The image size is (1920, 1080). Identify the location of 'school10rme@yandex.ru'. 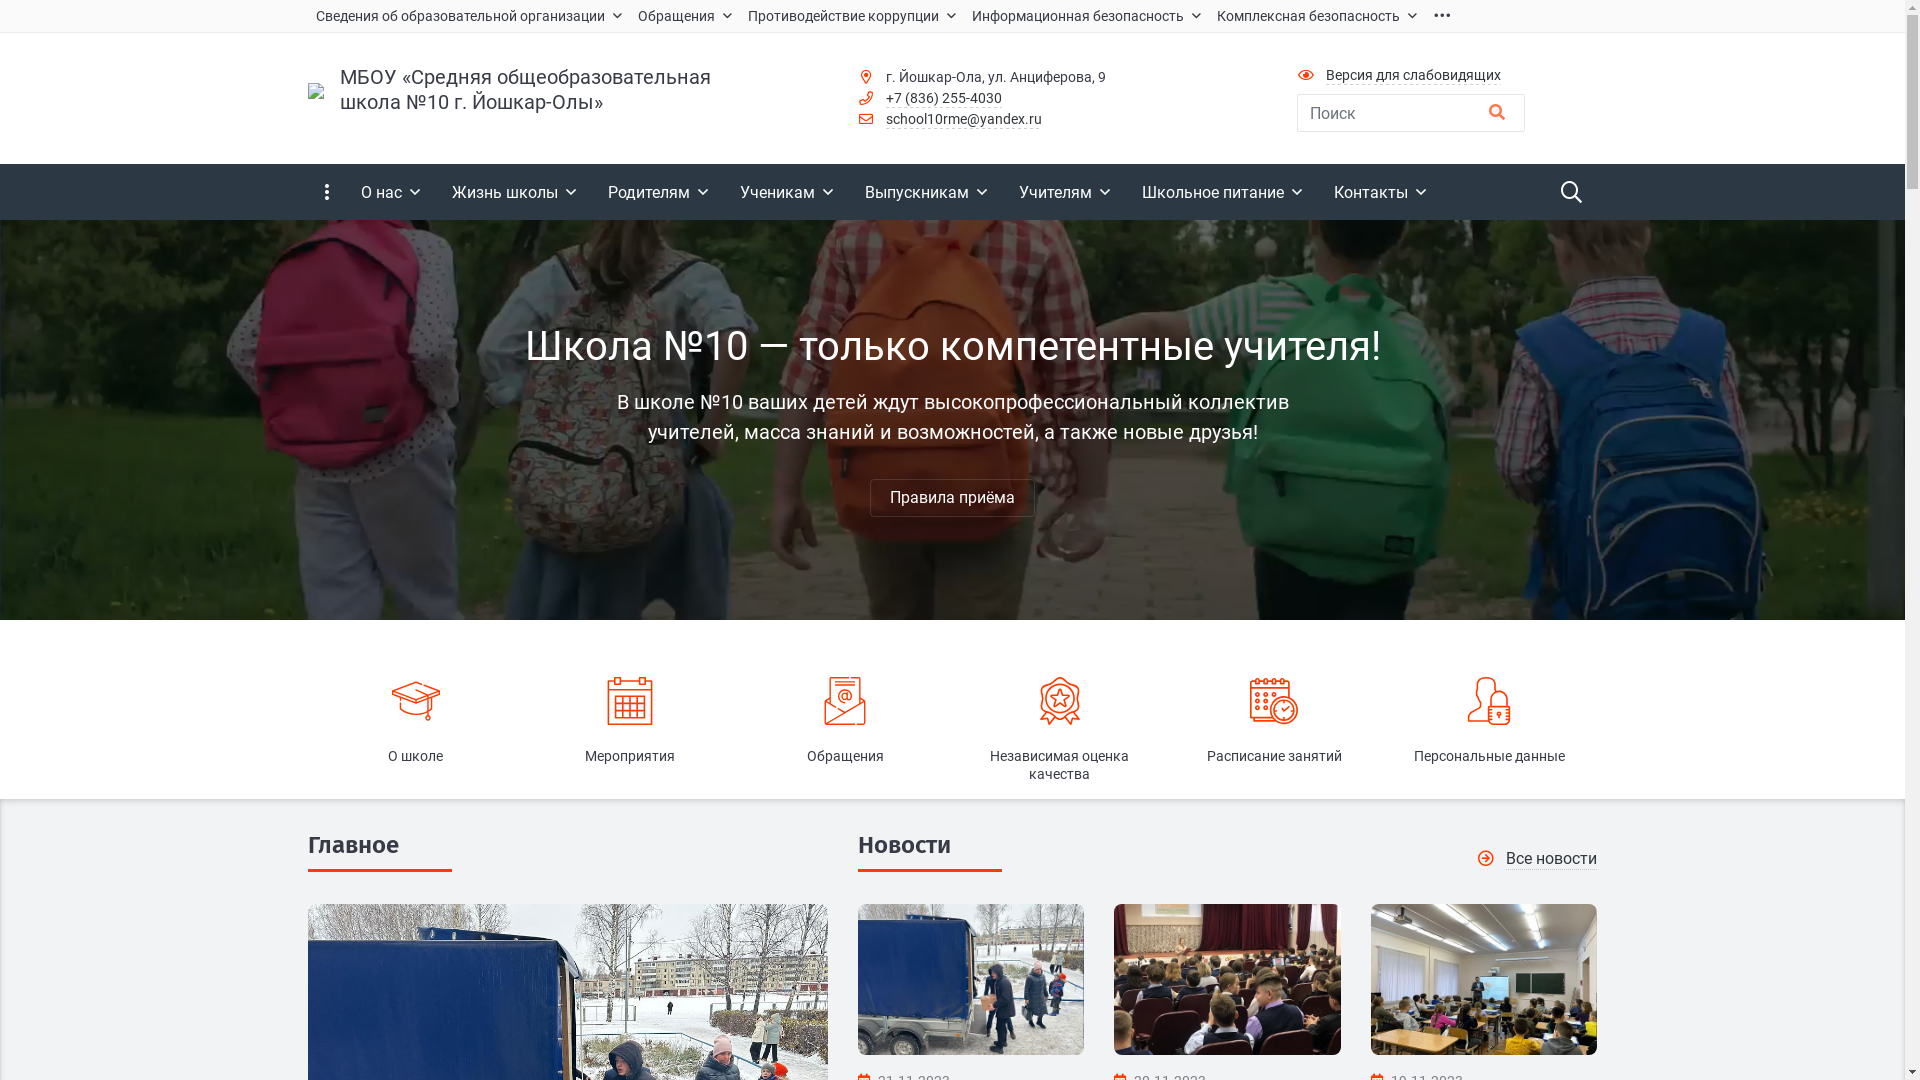
(885, 119).